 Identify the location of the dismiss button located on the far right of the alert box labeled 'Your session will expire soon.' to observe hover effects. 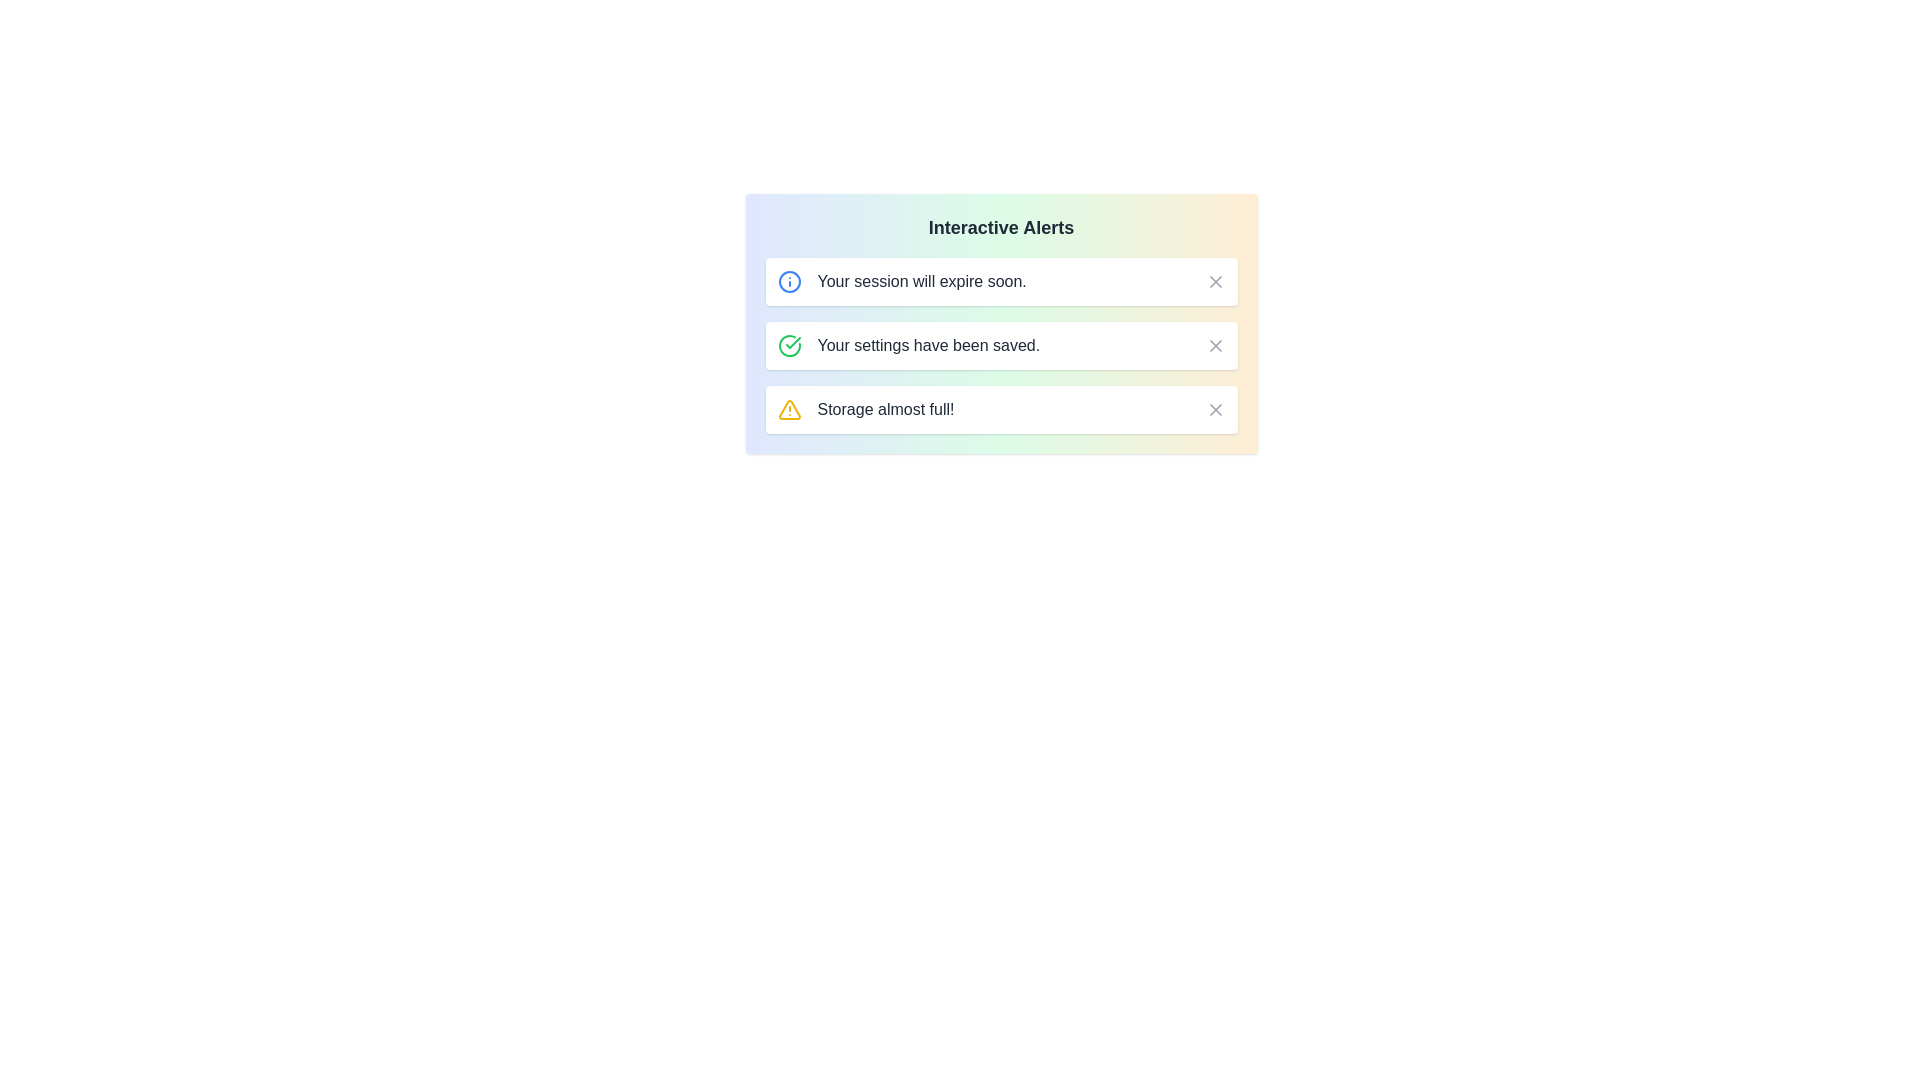
(1214, 281).